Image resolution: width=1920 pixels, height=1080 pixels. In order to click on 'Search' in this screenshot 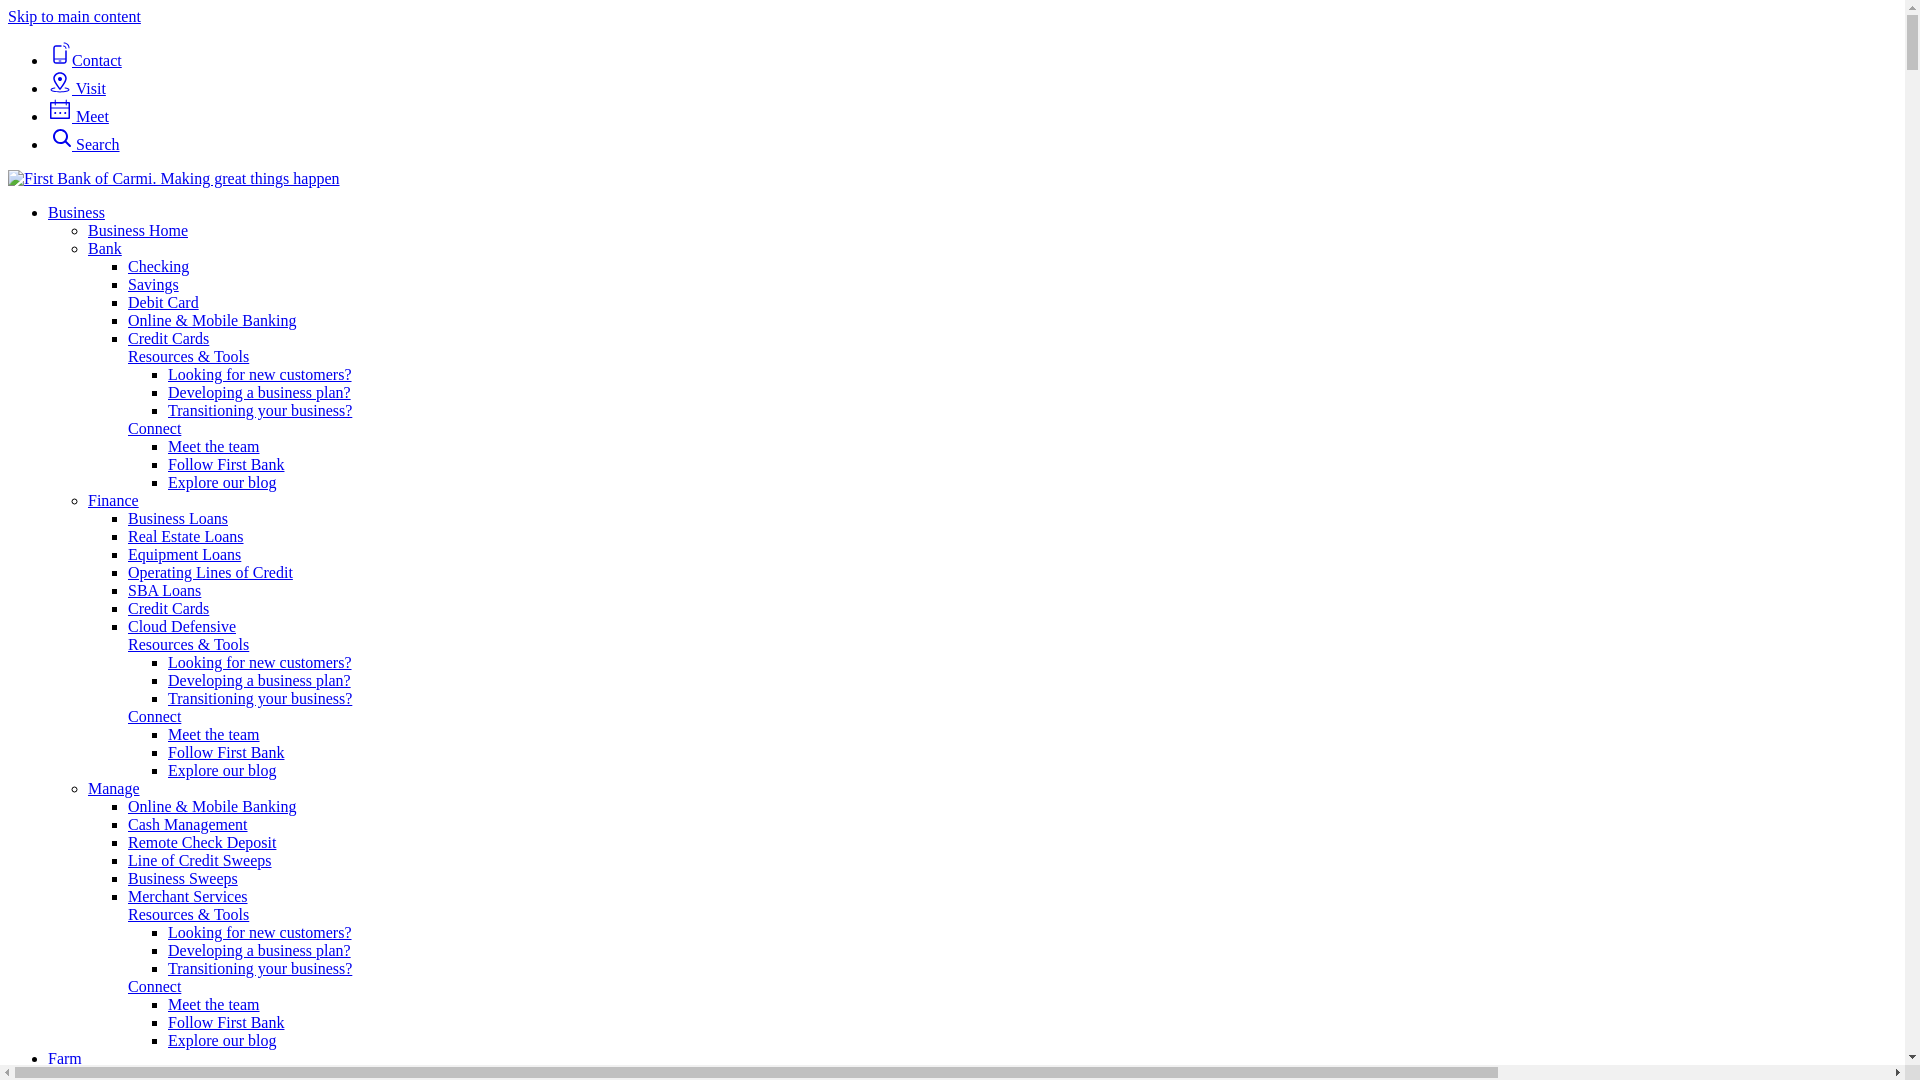, I will do `click(82, 143)`.